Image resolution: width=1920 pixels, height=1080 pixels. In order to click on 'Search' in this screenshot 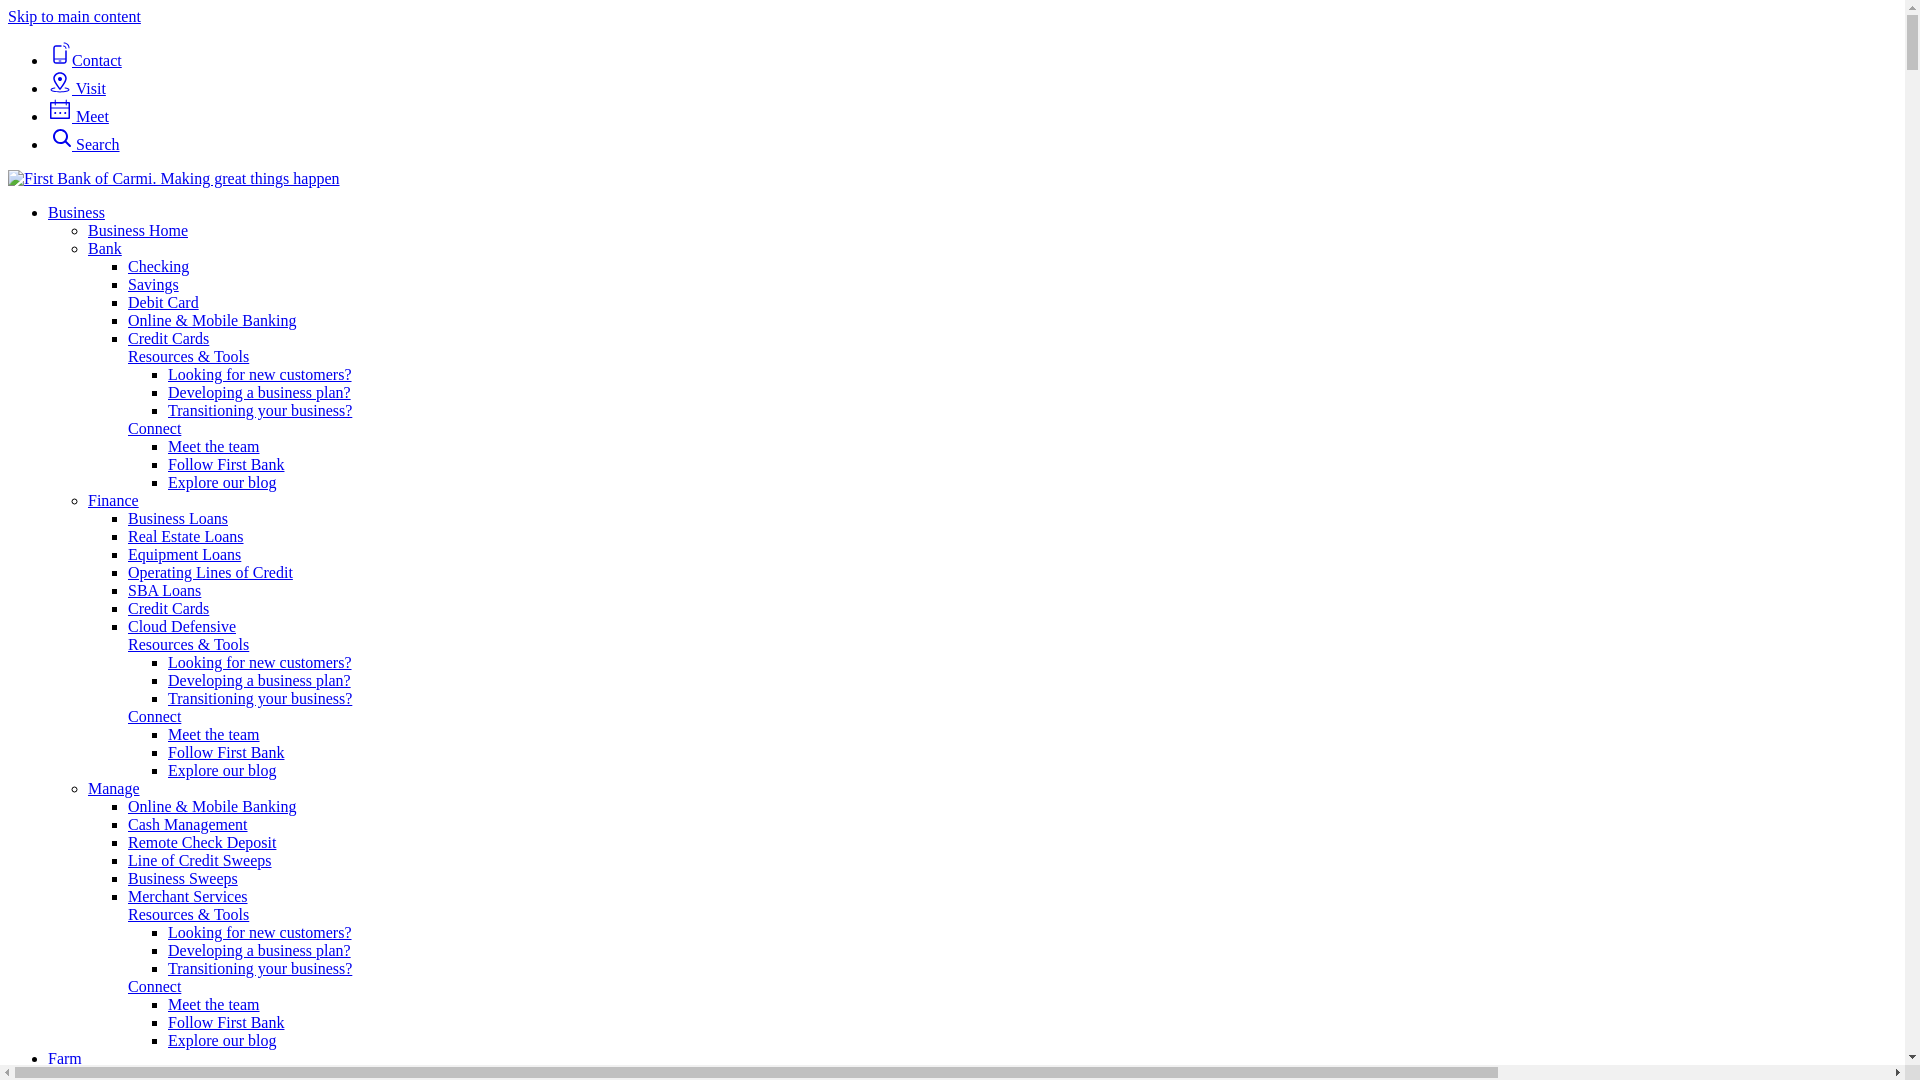, I will do `click(82, 143)`.